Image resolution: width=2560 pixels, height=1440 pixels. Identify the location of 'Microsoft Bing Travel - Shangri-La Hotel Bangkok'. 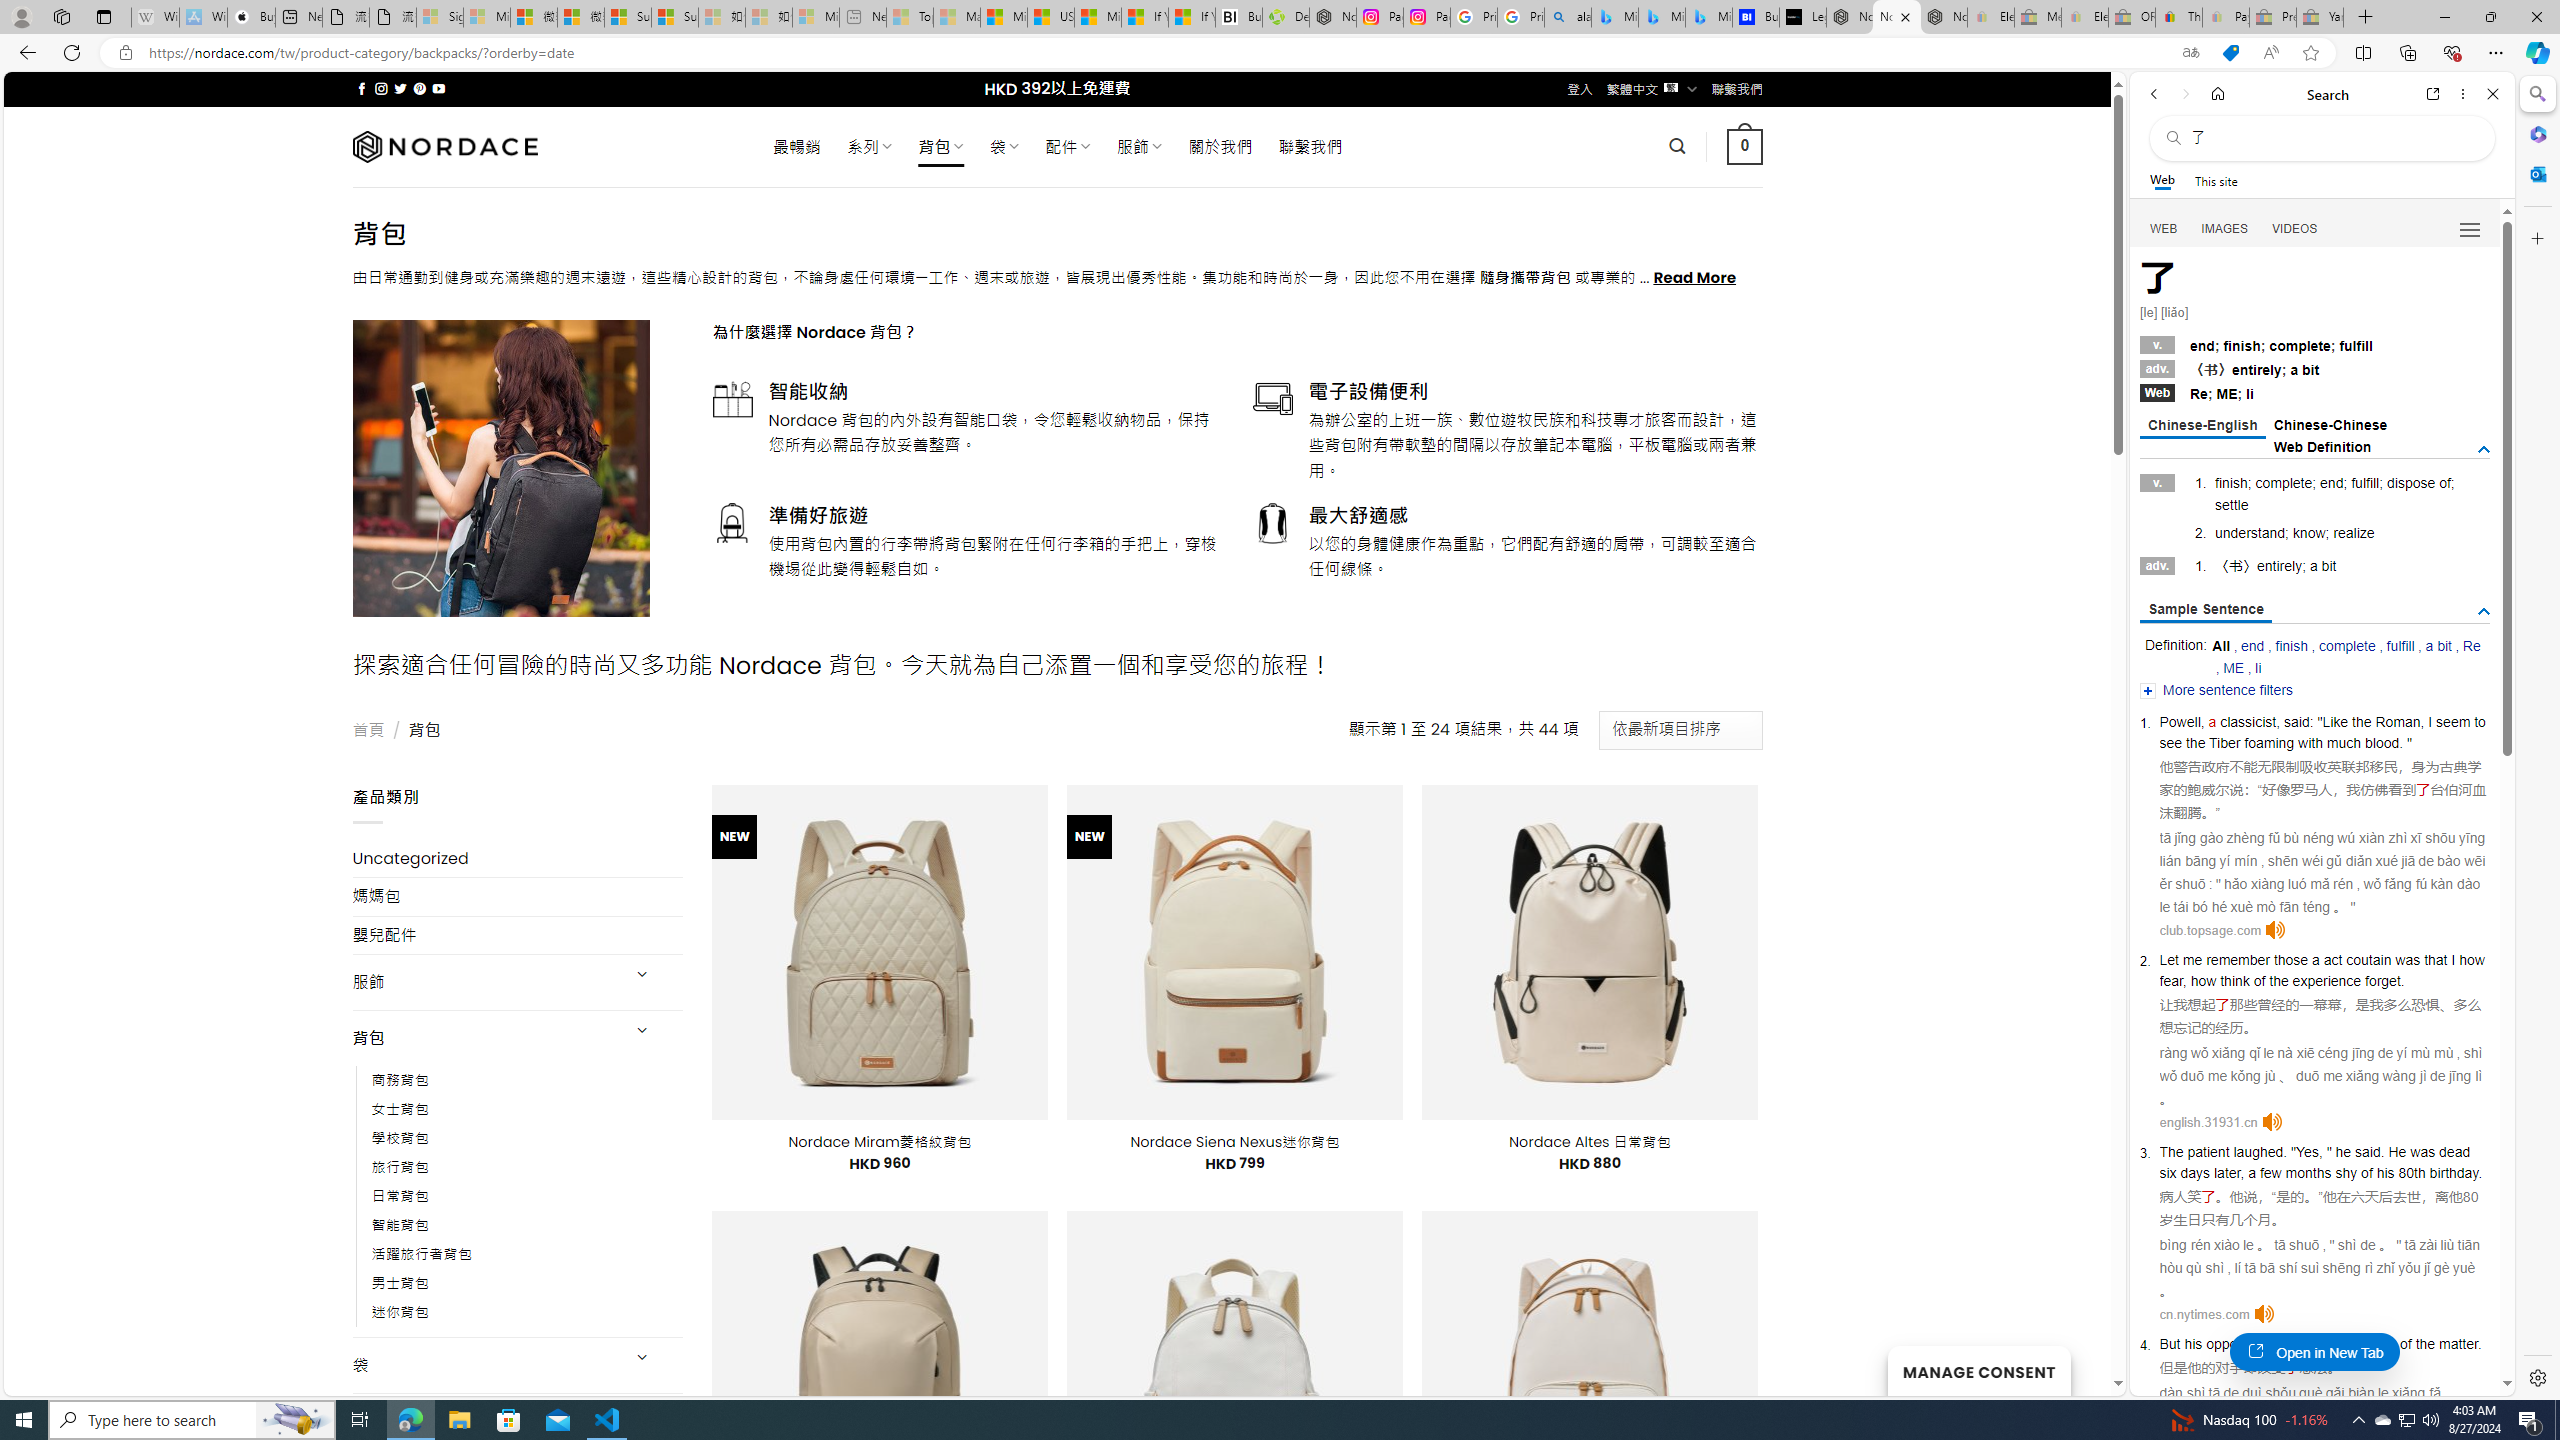
(1708, 16).